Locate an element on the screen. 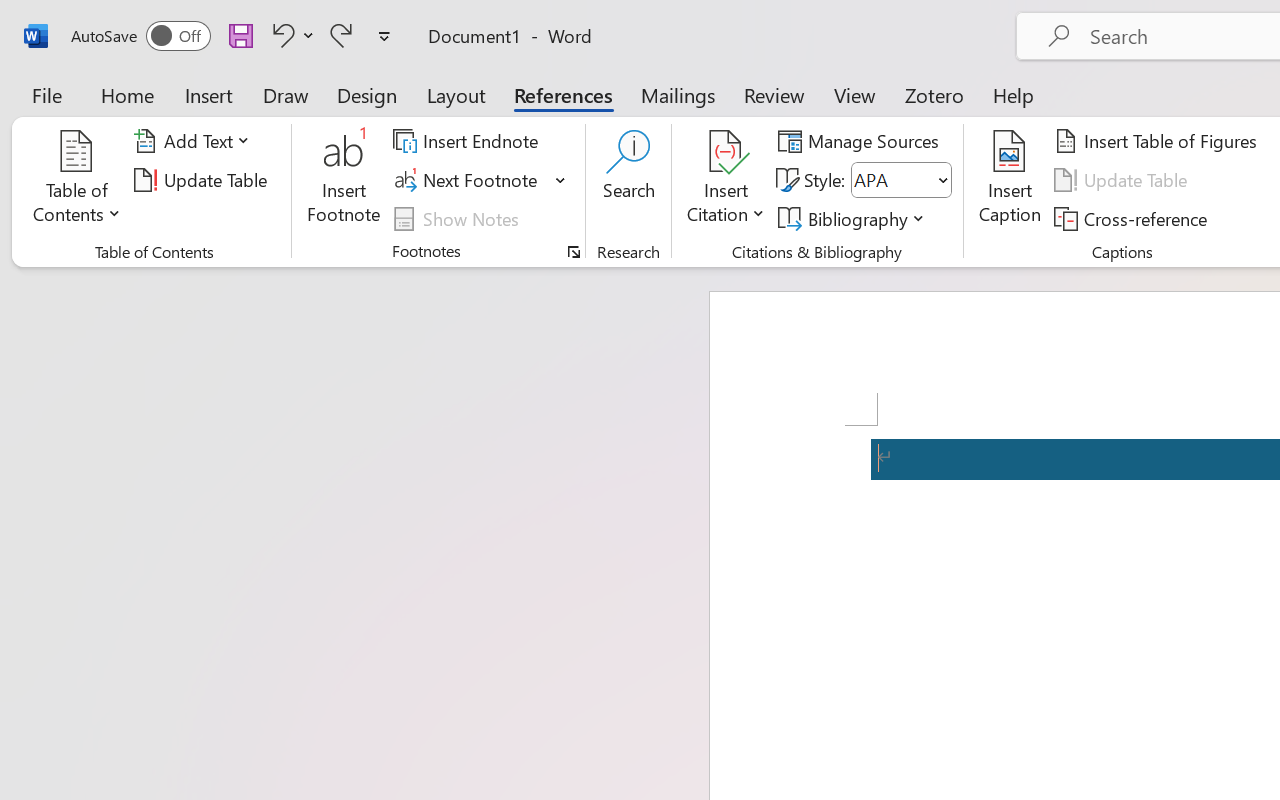 This screenshot has width=1280, height=800. 'Next Footnote' is located at coordinates (467, 179).